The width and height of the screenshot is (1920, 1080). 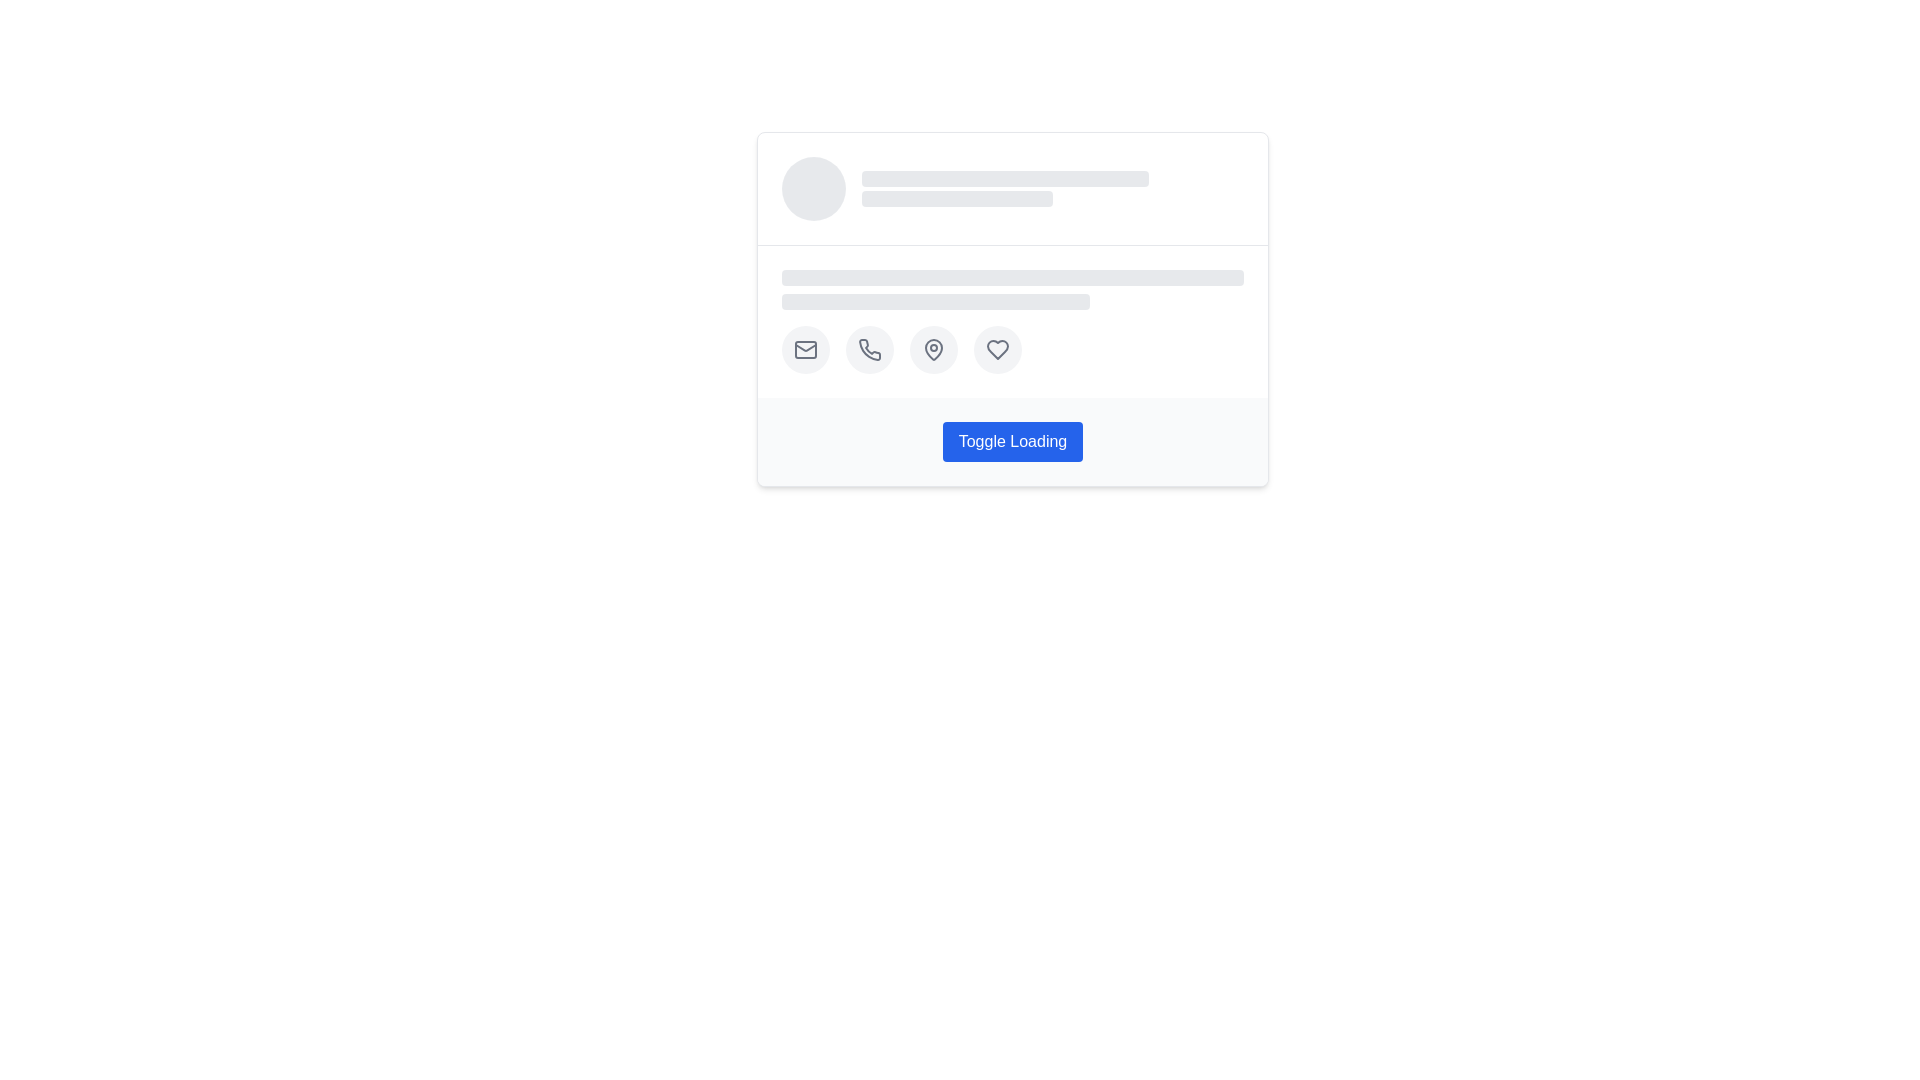 I want to click on the heart-shaped icon located at the bottom center of the interface, specifically the rightmost icon in a horizontal arrangement, so click(x=998, y=349).